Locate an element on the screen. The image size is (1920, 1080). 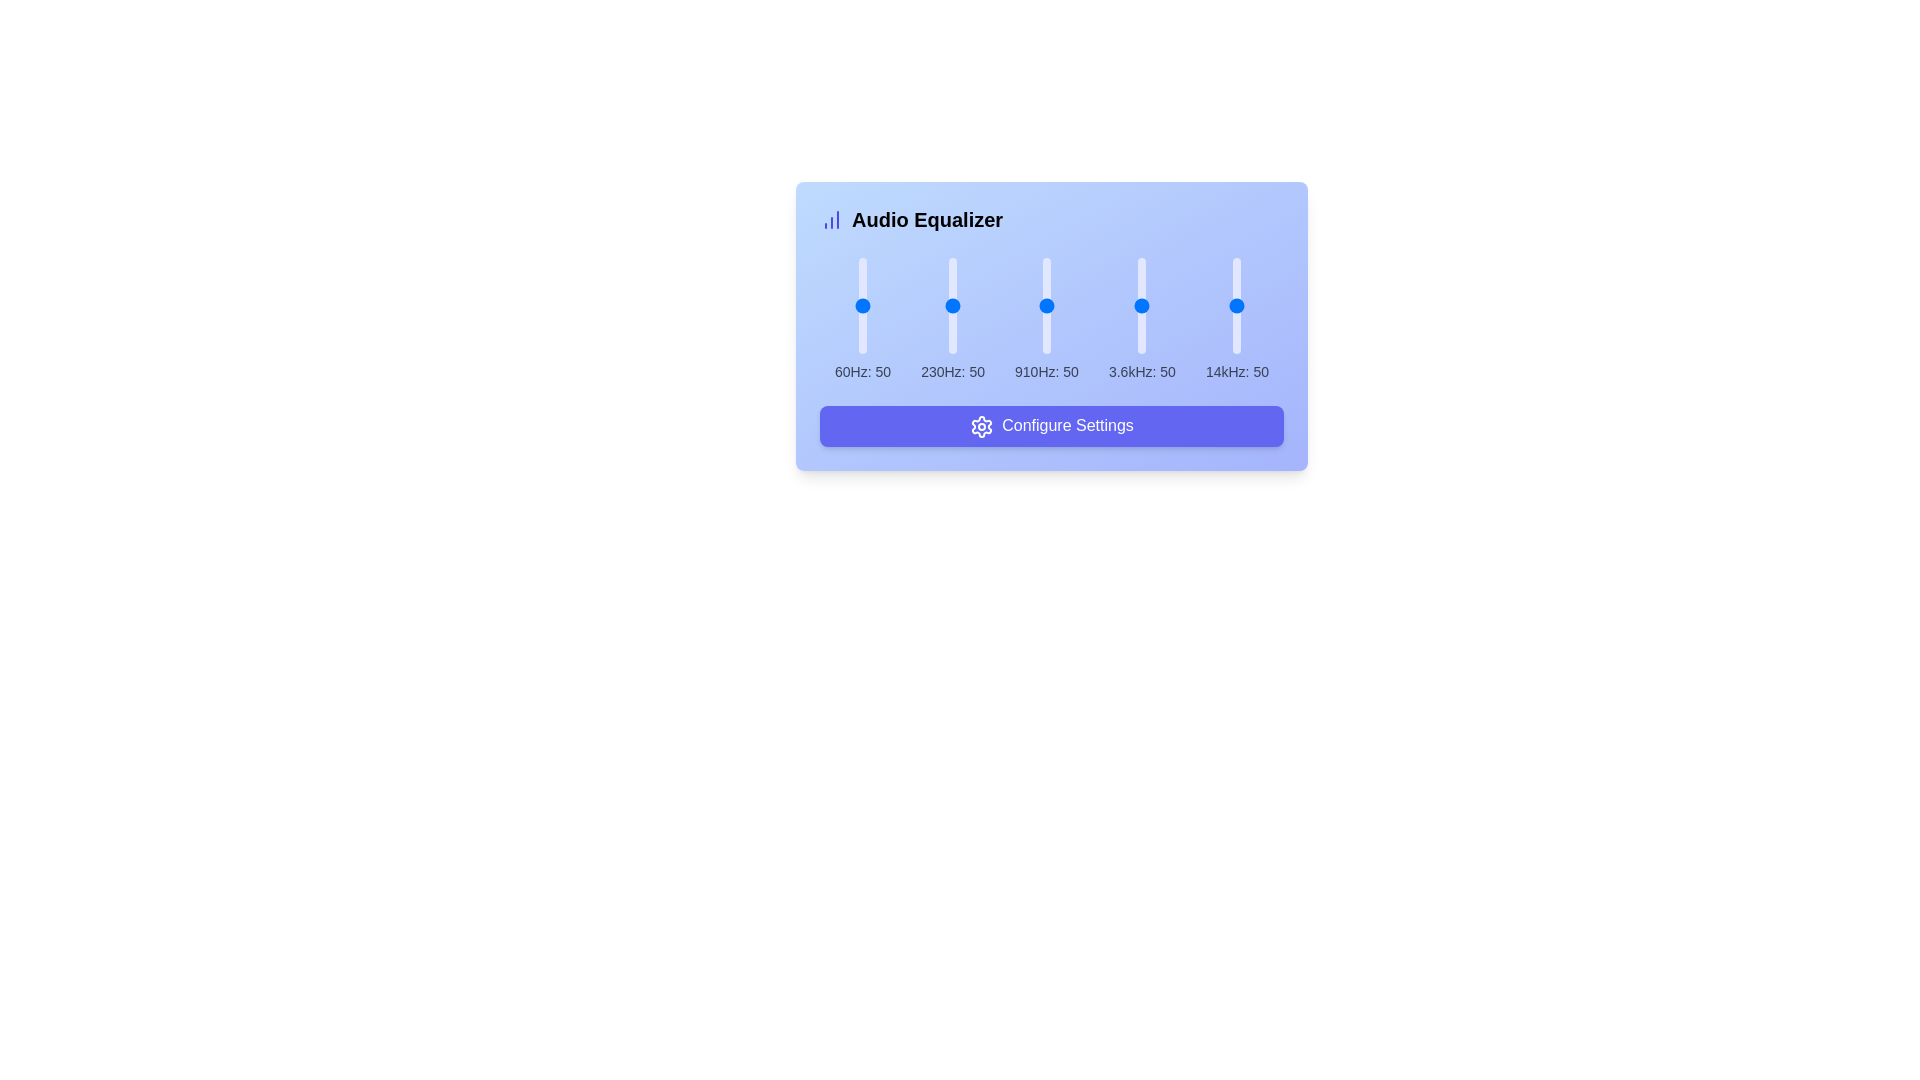
the 3.6kHz audio equalizer slider is located at coordinates (1142, 297).